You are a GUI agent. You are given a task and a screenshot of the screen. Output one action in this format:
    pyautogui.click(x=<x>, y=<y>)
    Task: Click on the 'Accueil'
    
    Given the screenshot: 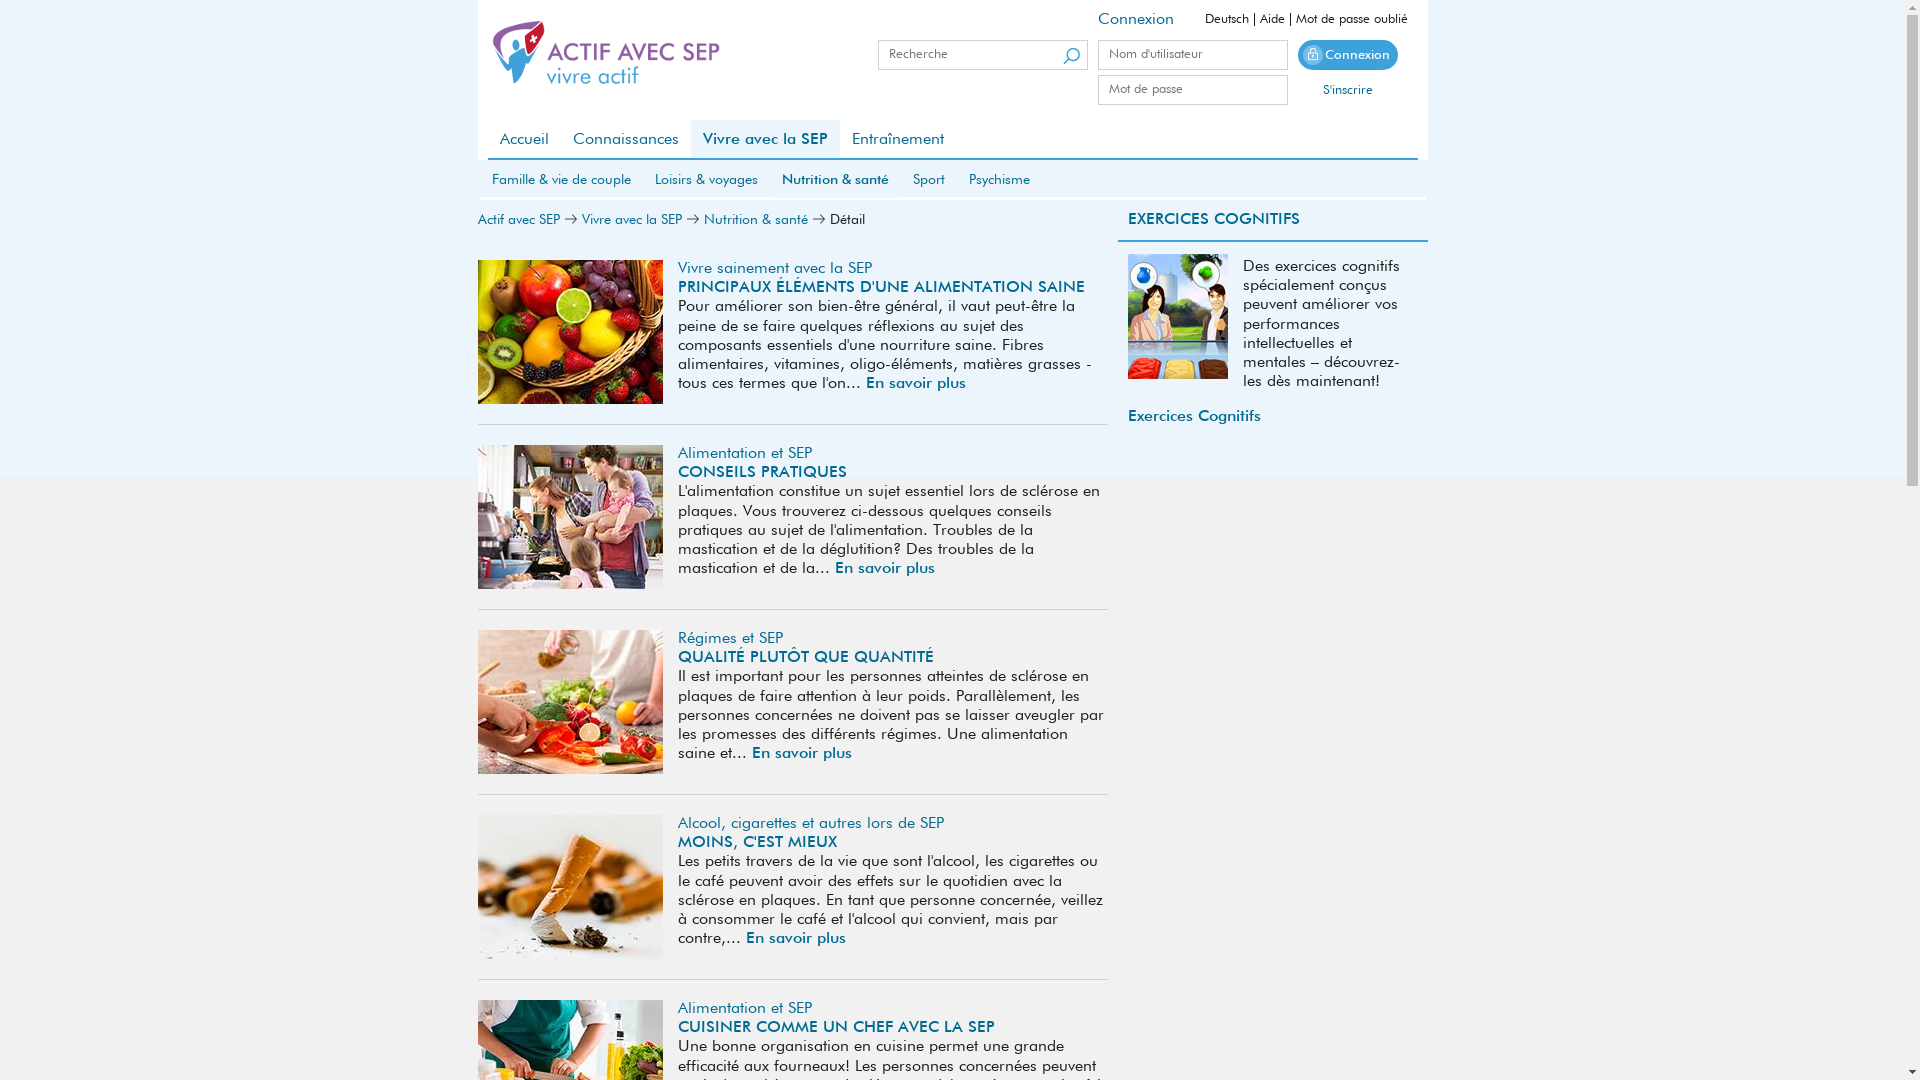 What is the action you would take?
    pyautogui.click(x=524, y=138)
    